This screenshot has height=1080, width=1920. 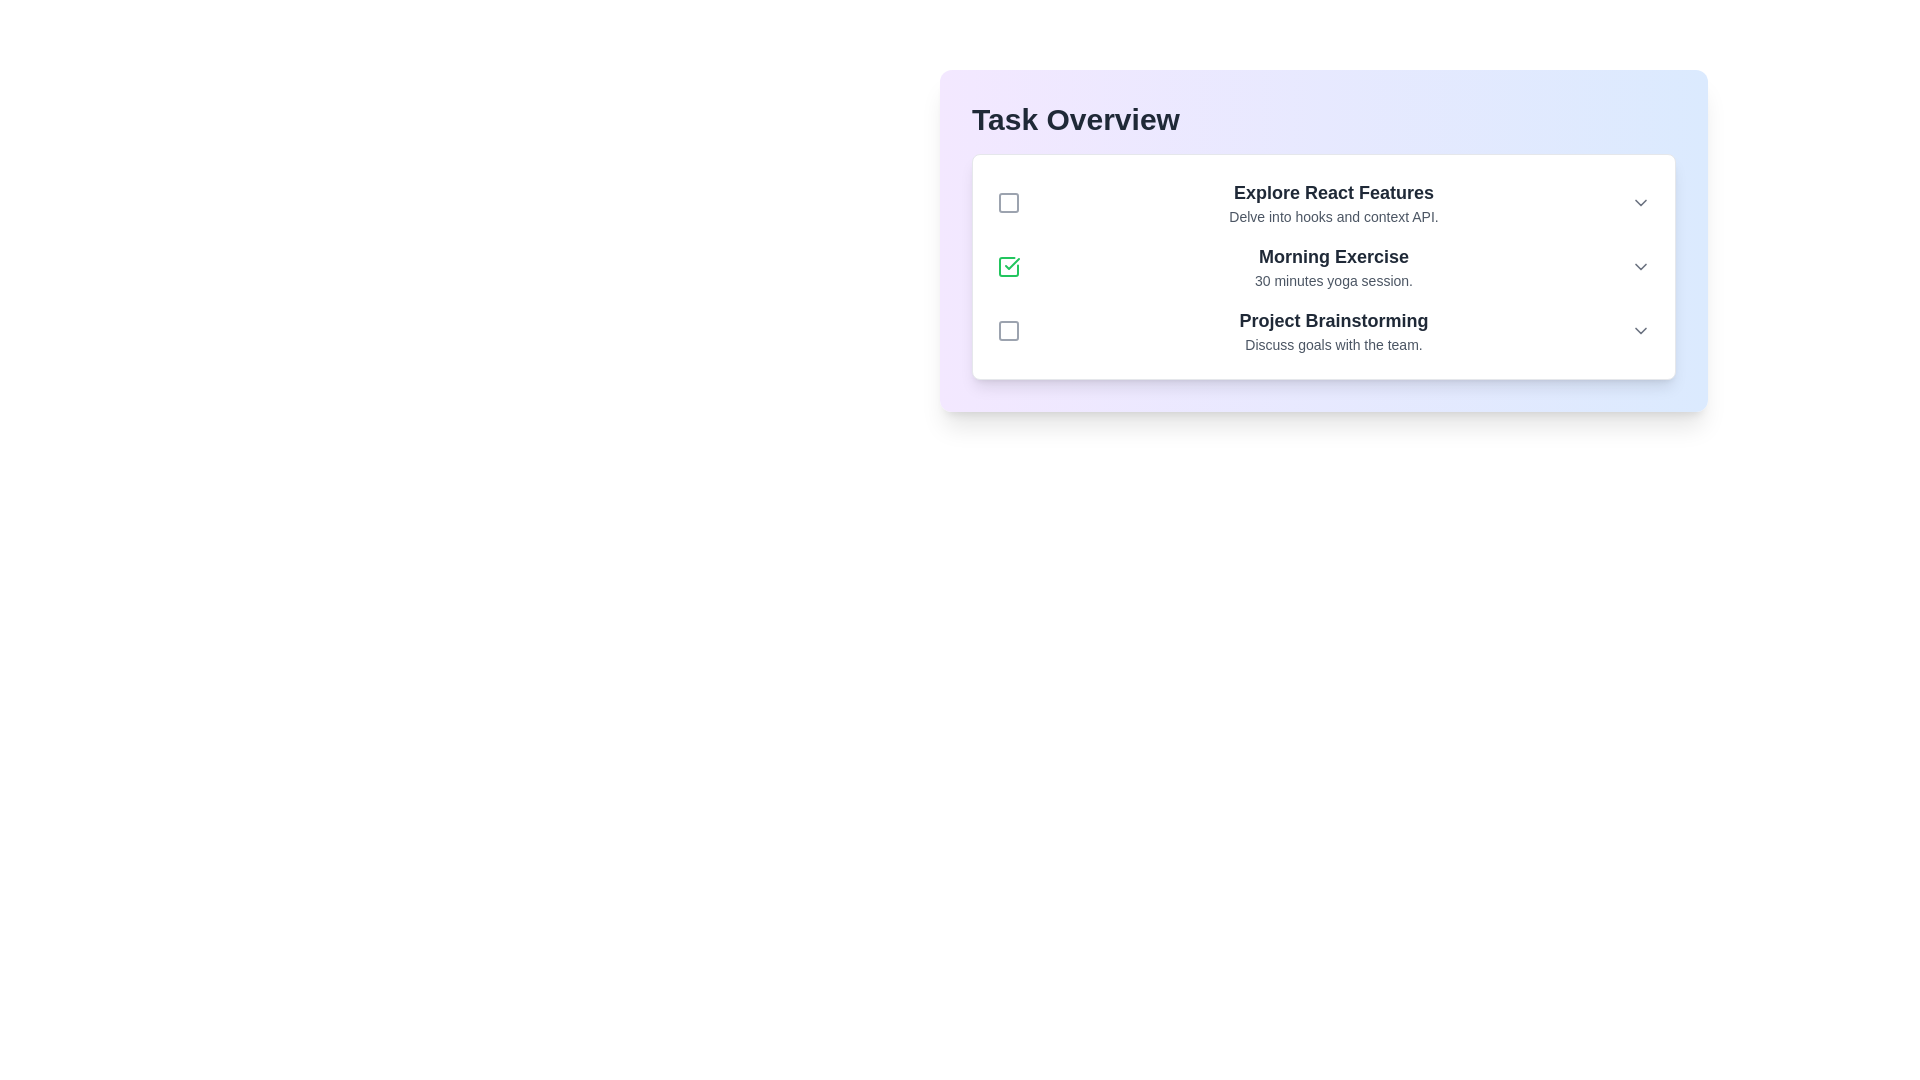 What do you see at coordinates (1641, 330) in the screenshot?
I see `the ChevronDown icon corresponding to the task titled Project Brainstorming to expand its details` at bounding box center [1641, 330].